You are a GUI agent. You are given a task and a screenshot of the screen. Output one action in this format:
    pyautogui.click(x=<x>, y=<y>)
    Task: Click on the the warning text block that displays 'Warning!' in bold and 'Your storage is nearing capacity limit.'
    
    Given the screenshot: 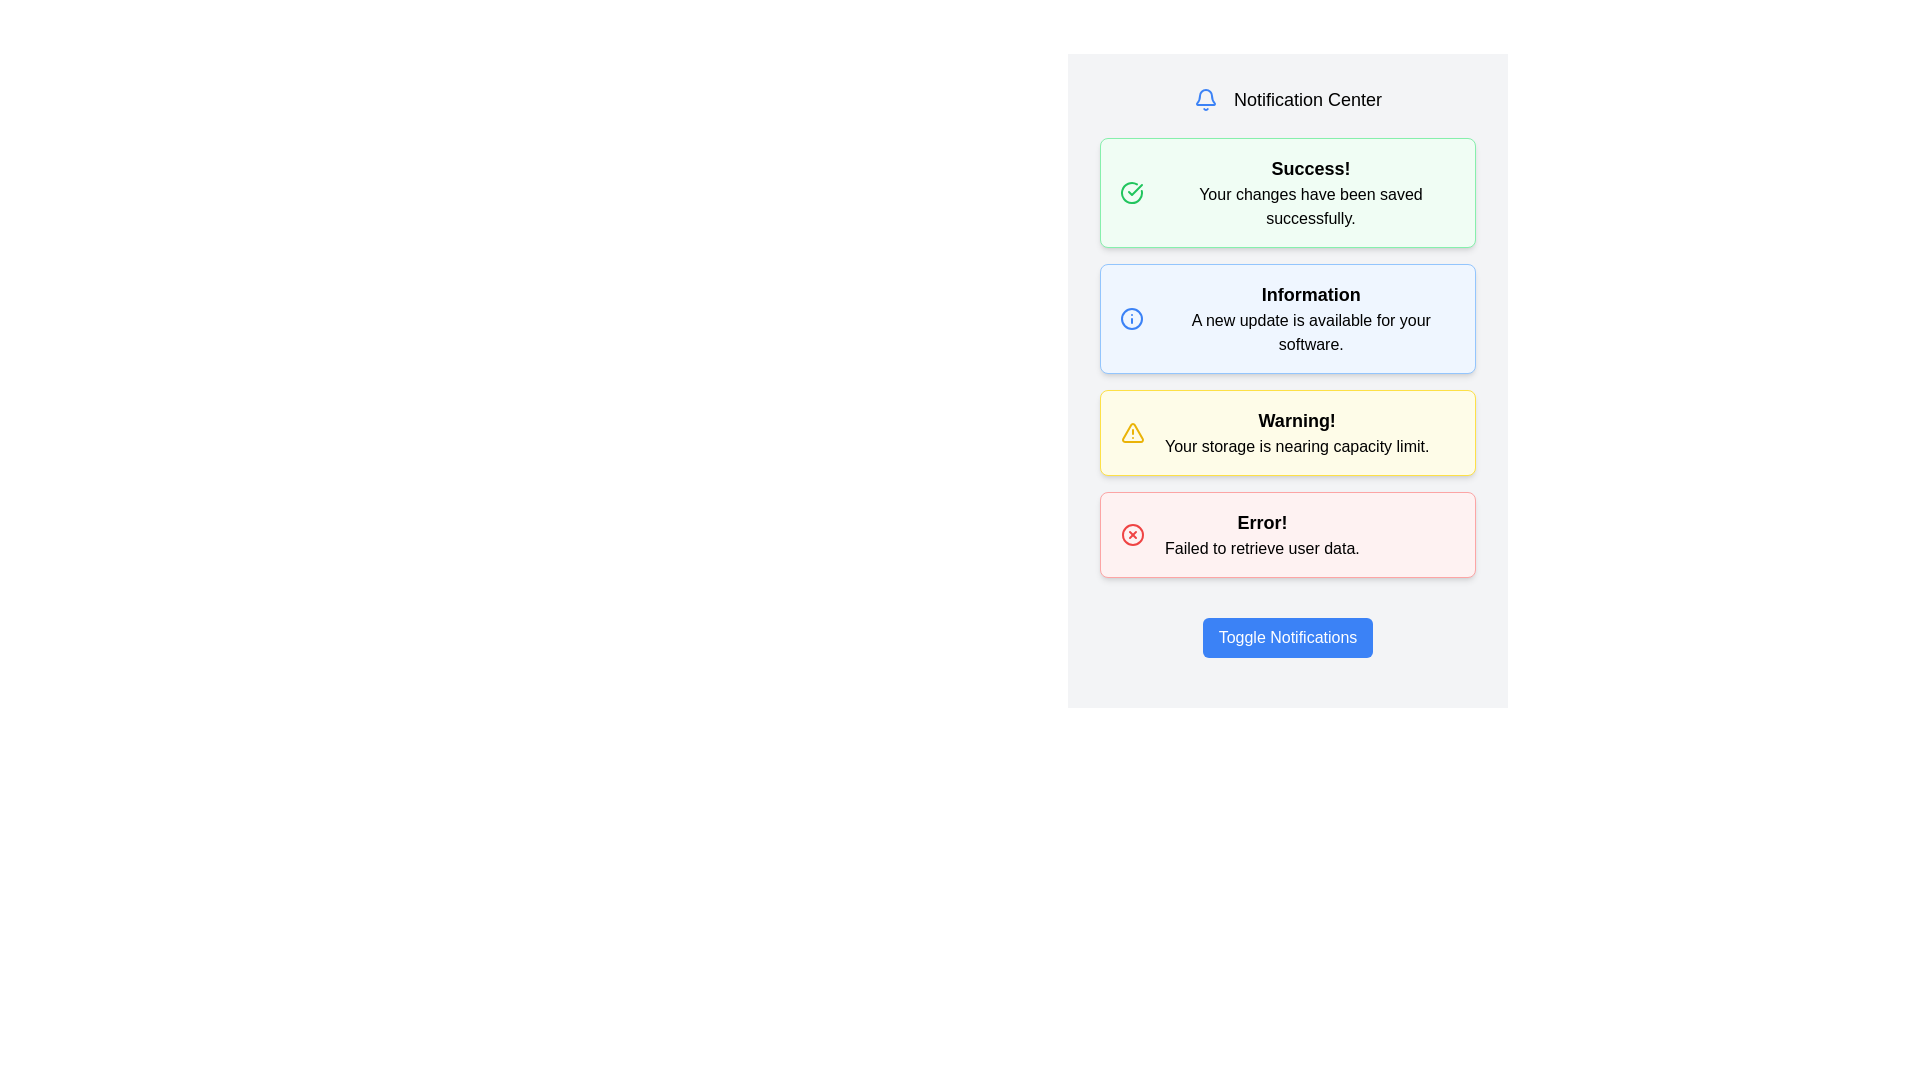 What is the action you would take?
    pyautogui.click(x=1297, y=431)
    